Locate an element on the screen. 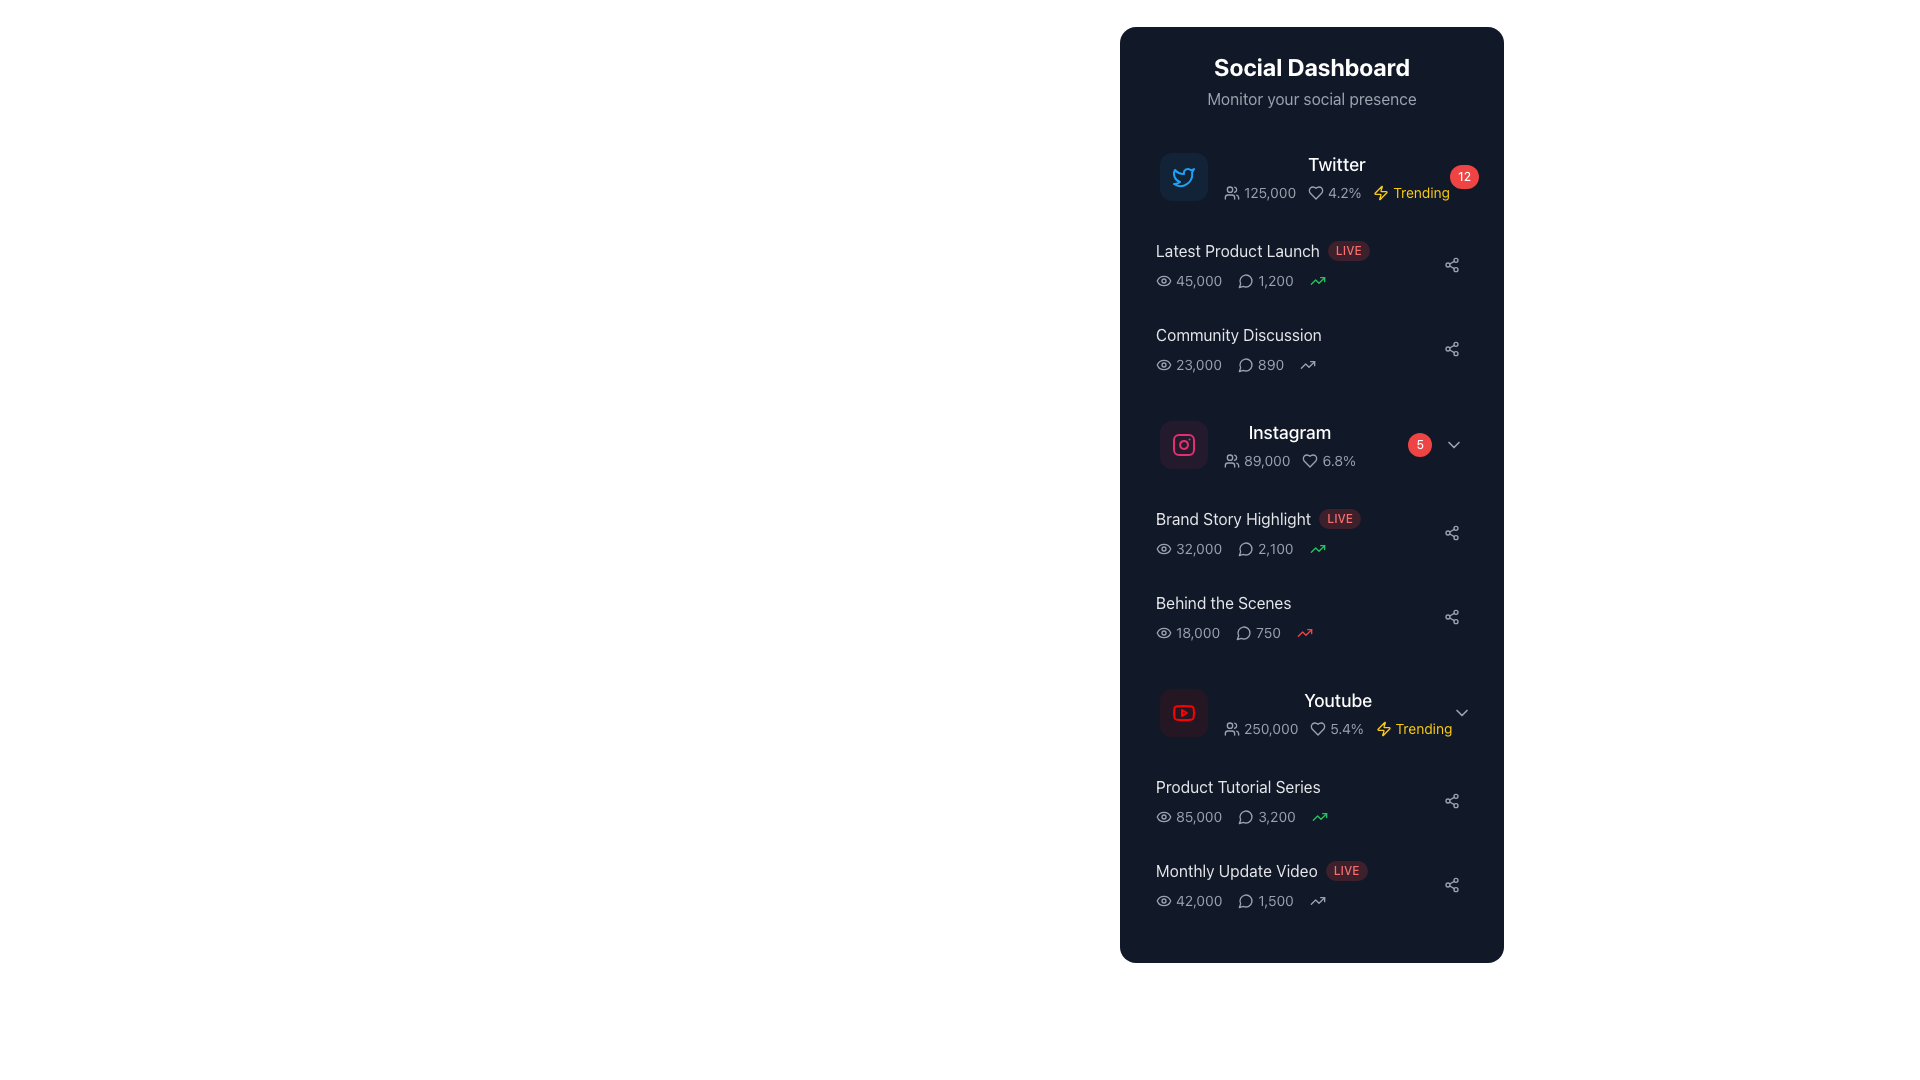  the stat-display element showing the numeric value '3,200' with a chat bubble icon, located in the 'Product Tutorial Series' section of the 'Social Dashboard' UI is located at coordinates (1266, 817).